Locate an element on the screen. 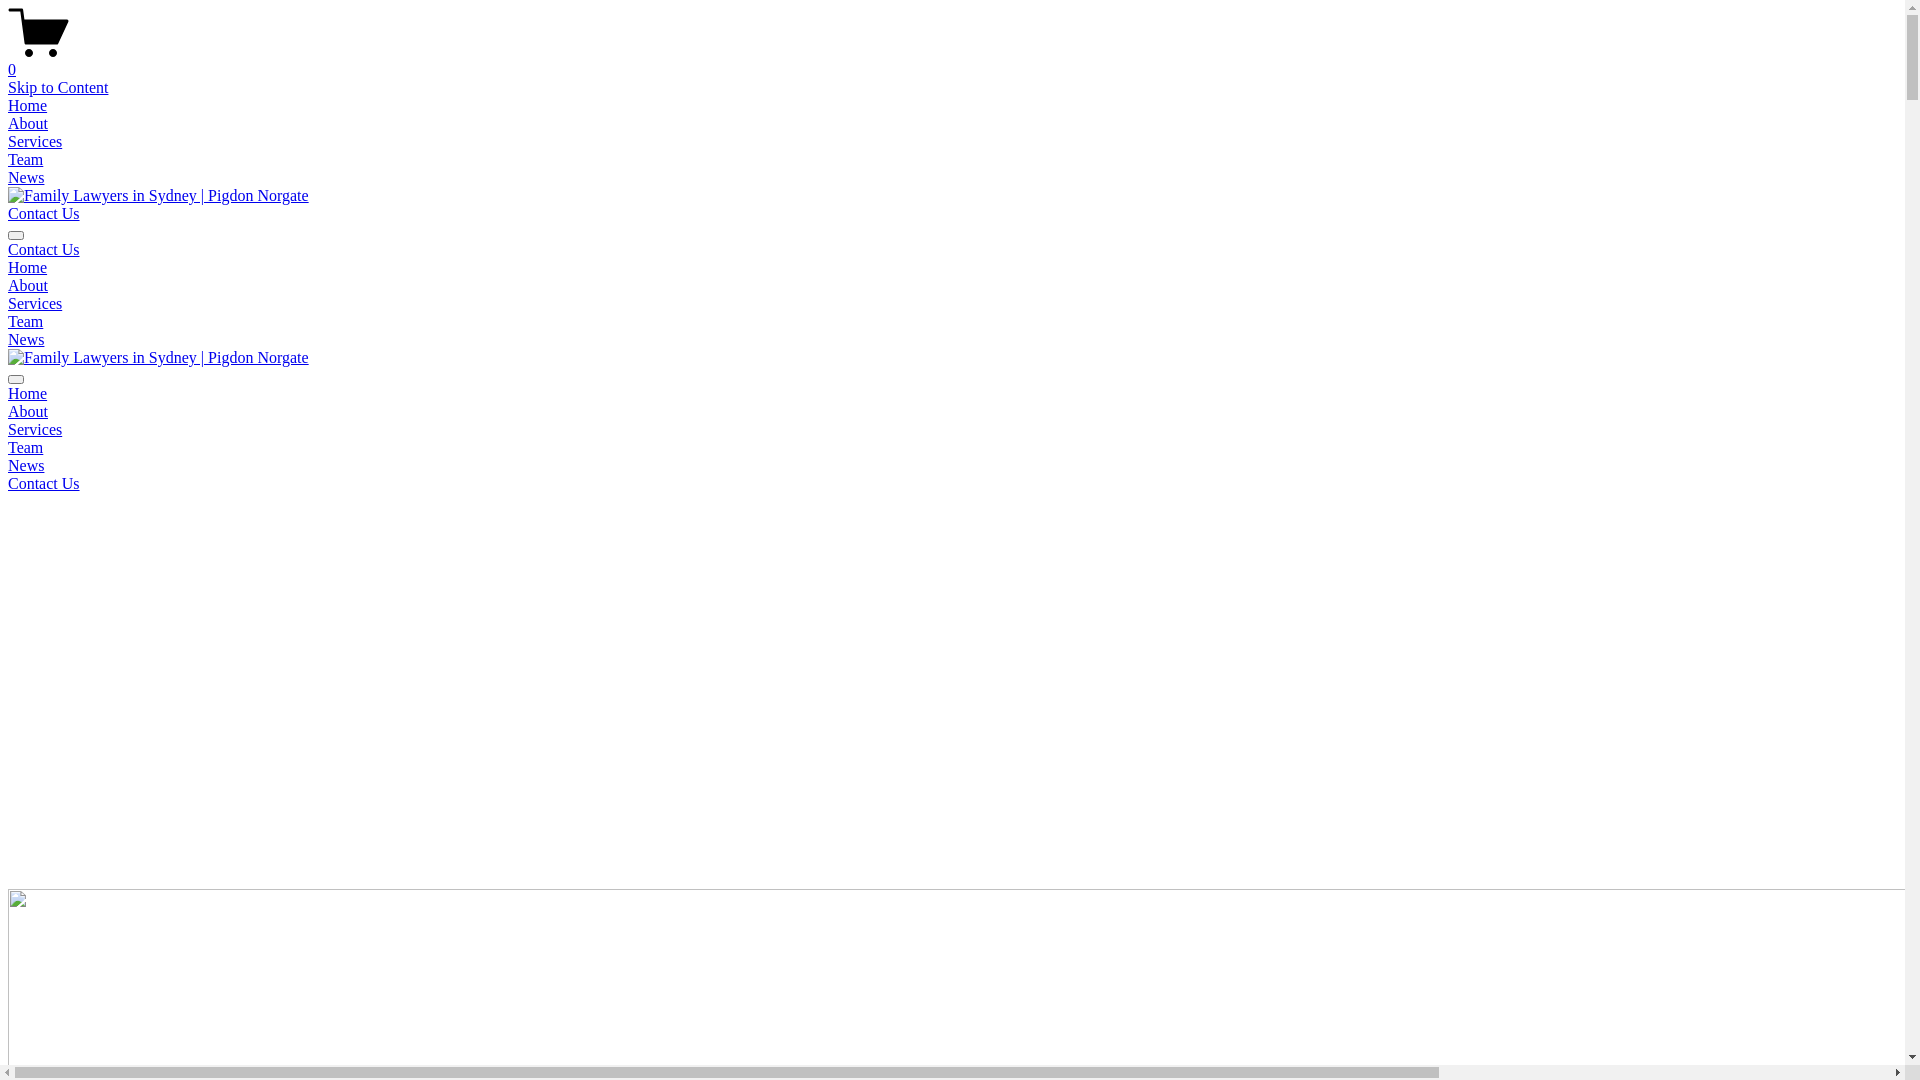  'Services' is located at coordinates (34, 140).